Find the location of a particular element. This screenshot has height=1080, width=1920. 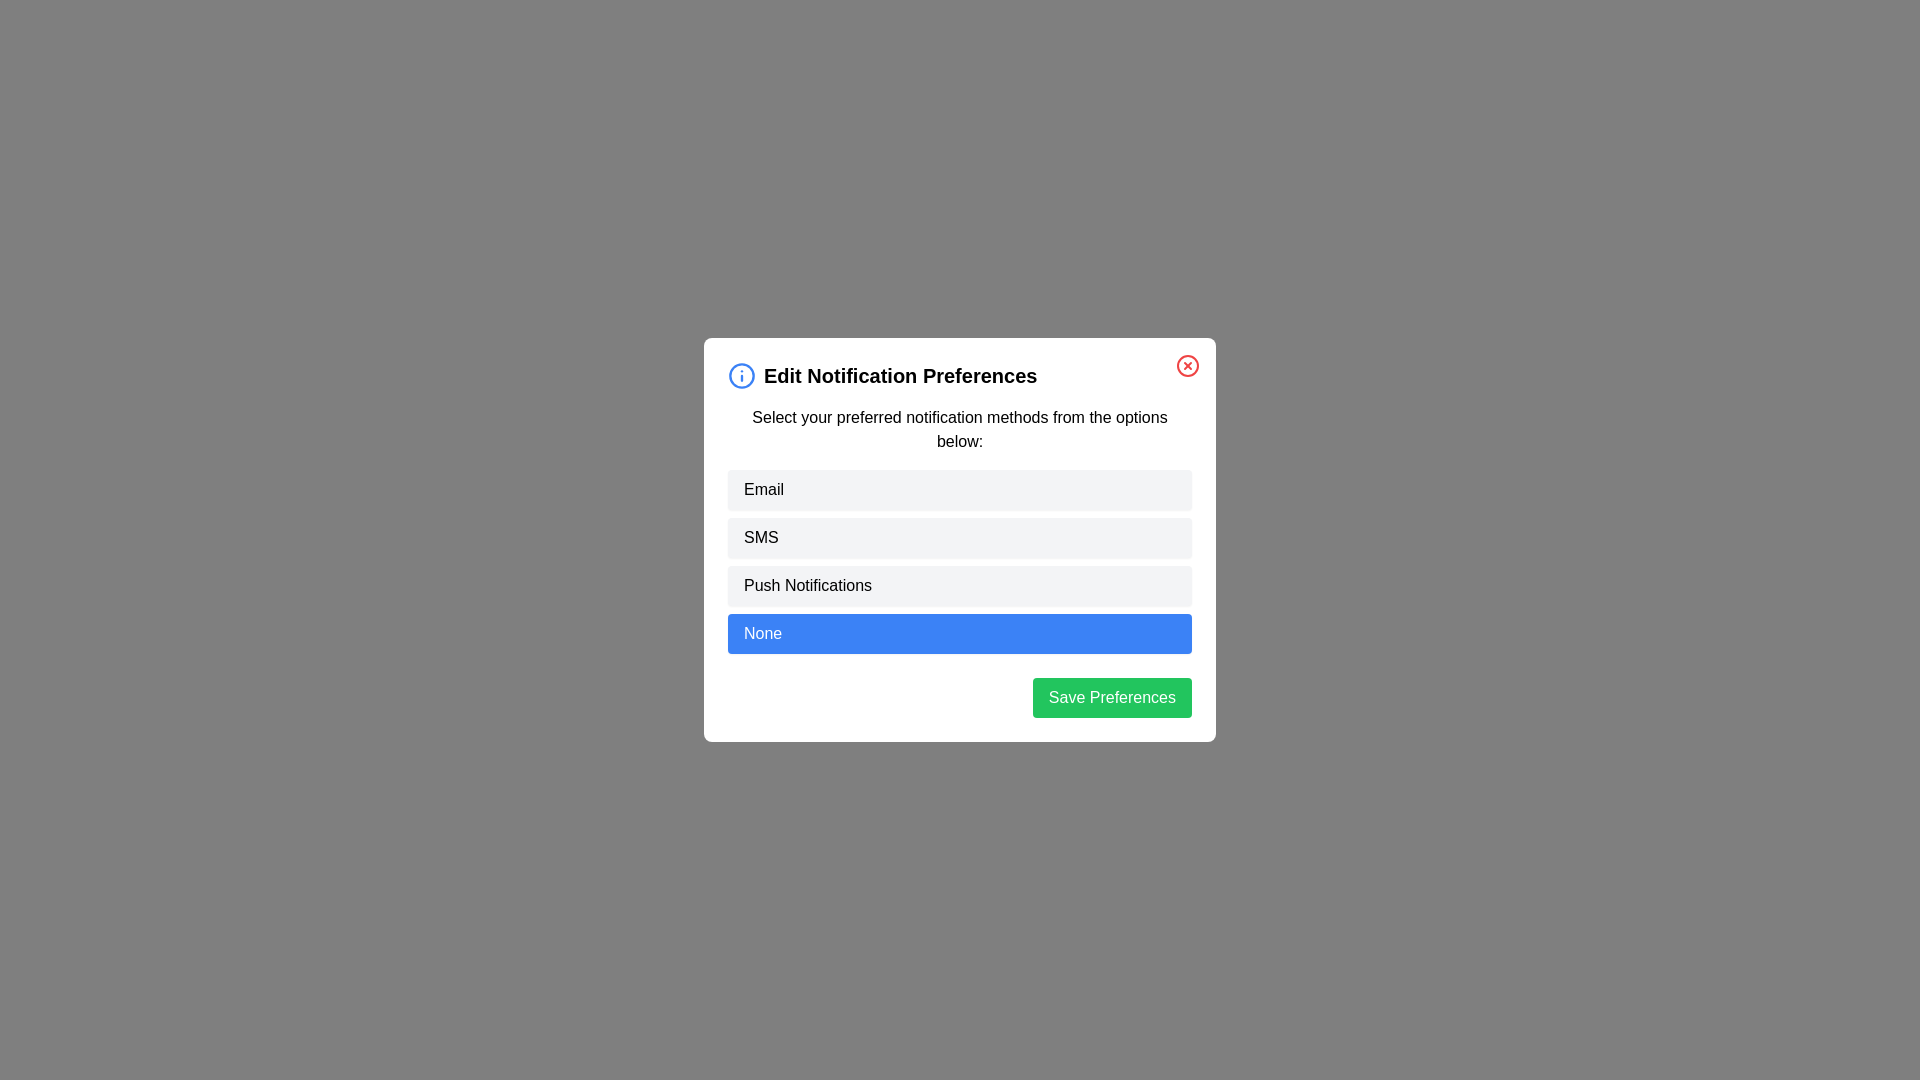

the close button in the top-right corner of the dialog to close it is located at coordinates (1188, 366).